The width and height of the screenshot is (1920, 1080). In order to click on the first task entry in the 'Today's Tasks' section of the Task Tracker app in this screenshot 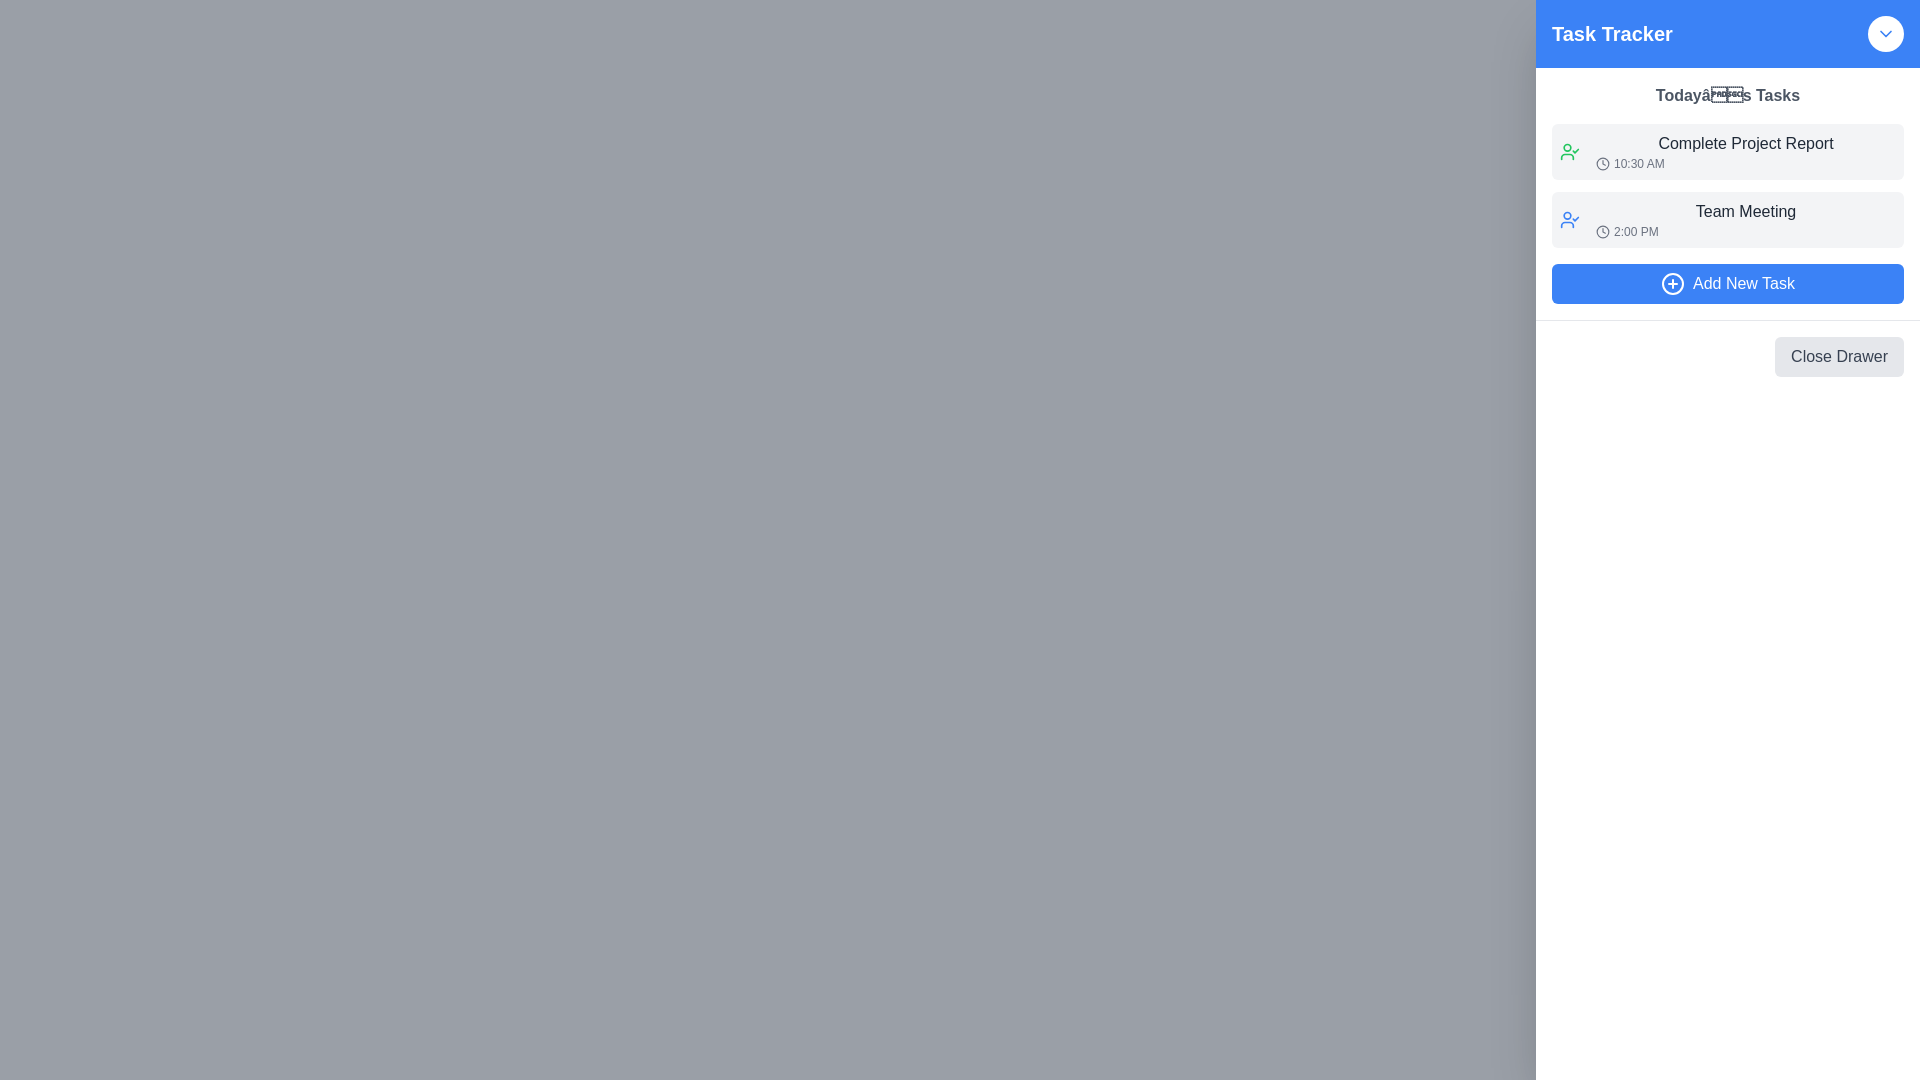, I will do `click(1745, 150)`.